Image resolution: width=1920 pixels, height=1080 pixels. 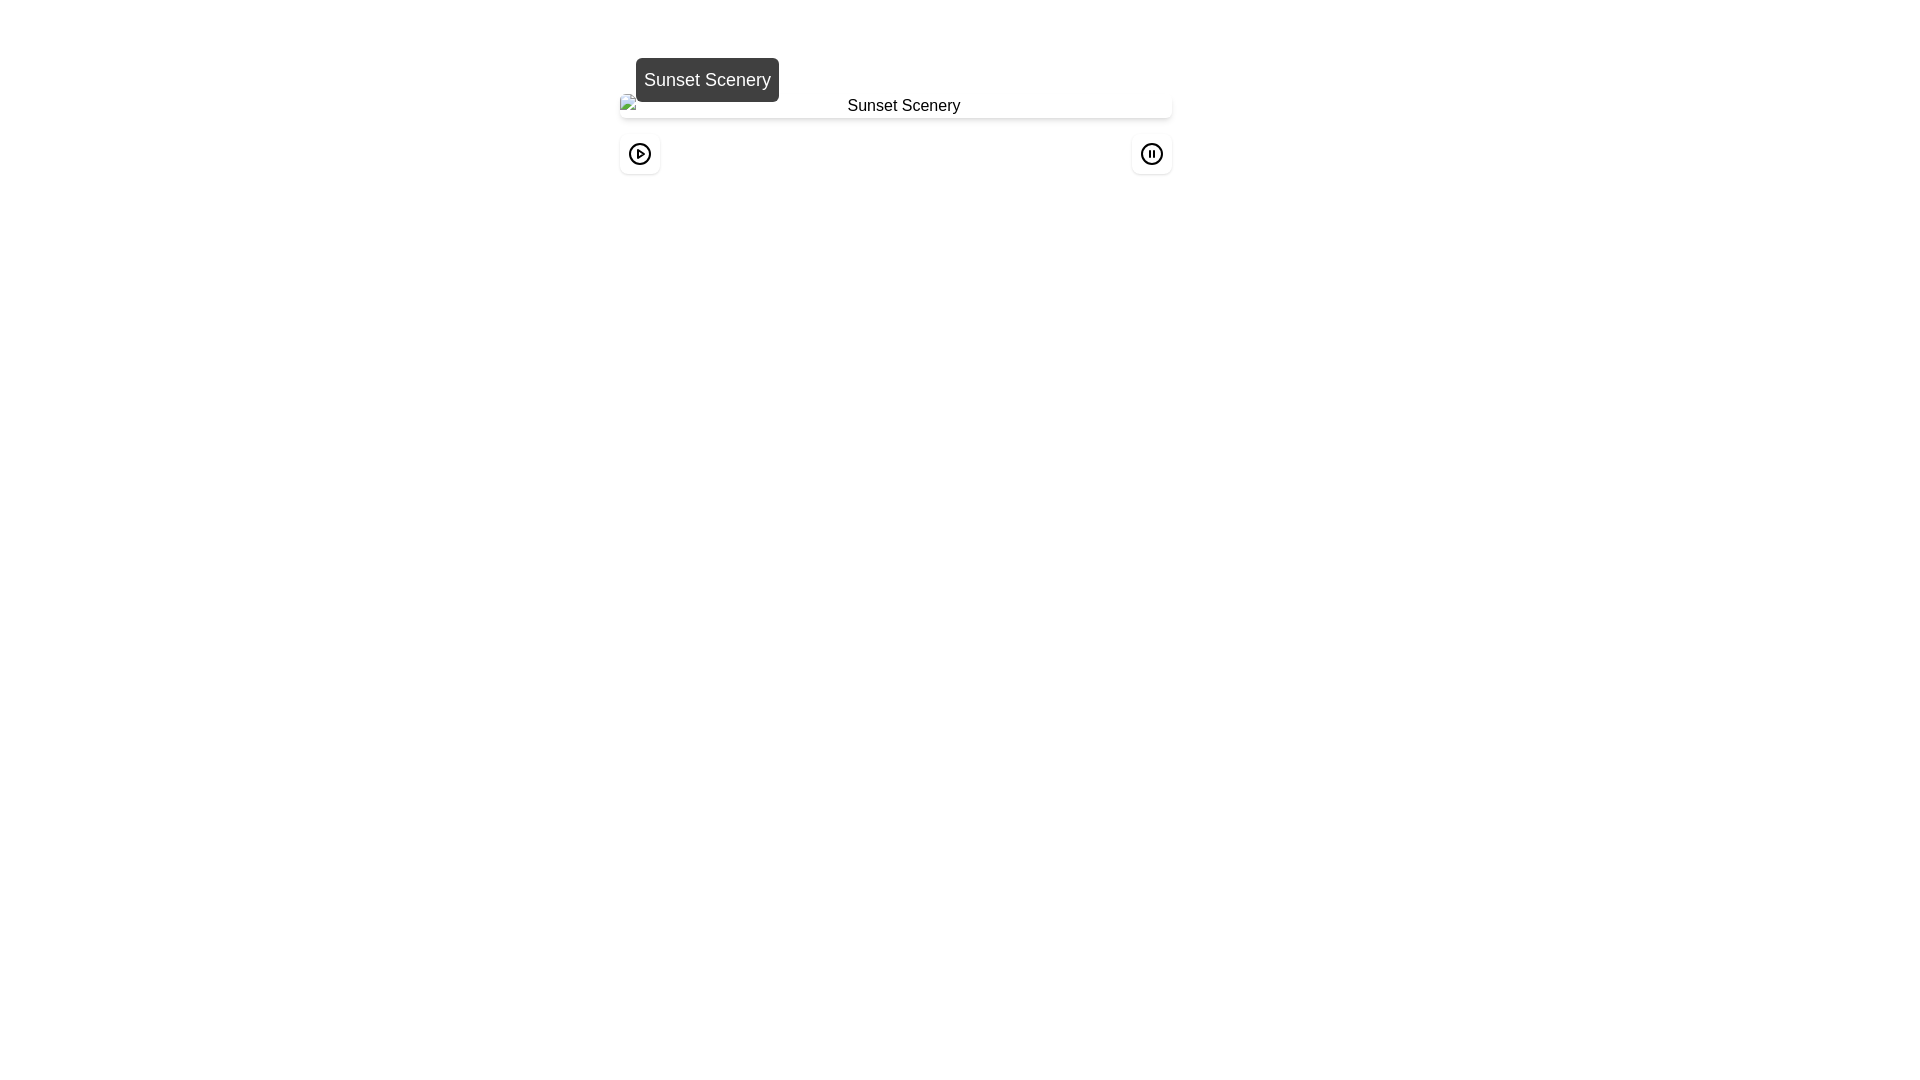 I want to click on the play button located on the left side of the horizontal UI block, so click(x=638, y=153).